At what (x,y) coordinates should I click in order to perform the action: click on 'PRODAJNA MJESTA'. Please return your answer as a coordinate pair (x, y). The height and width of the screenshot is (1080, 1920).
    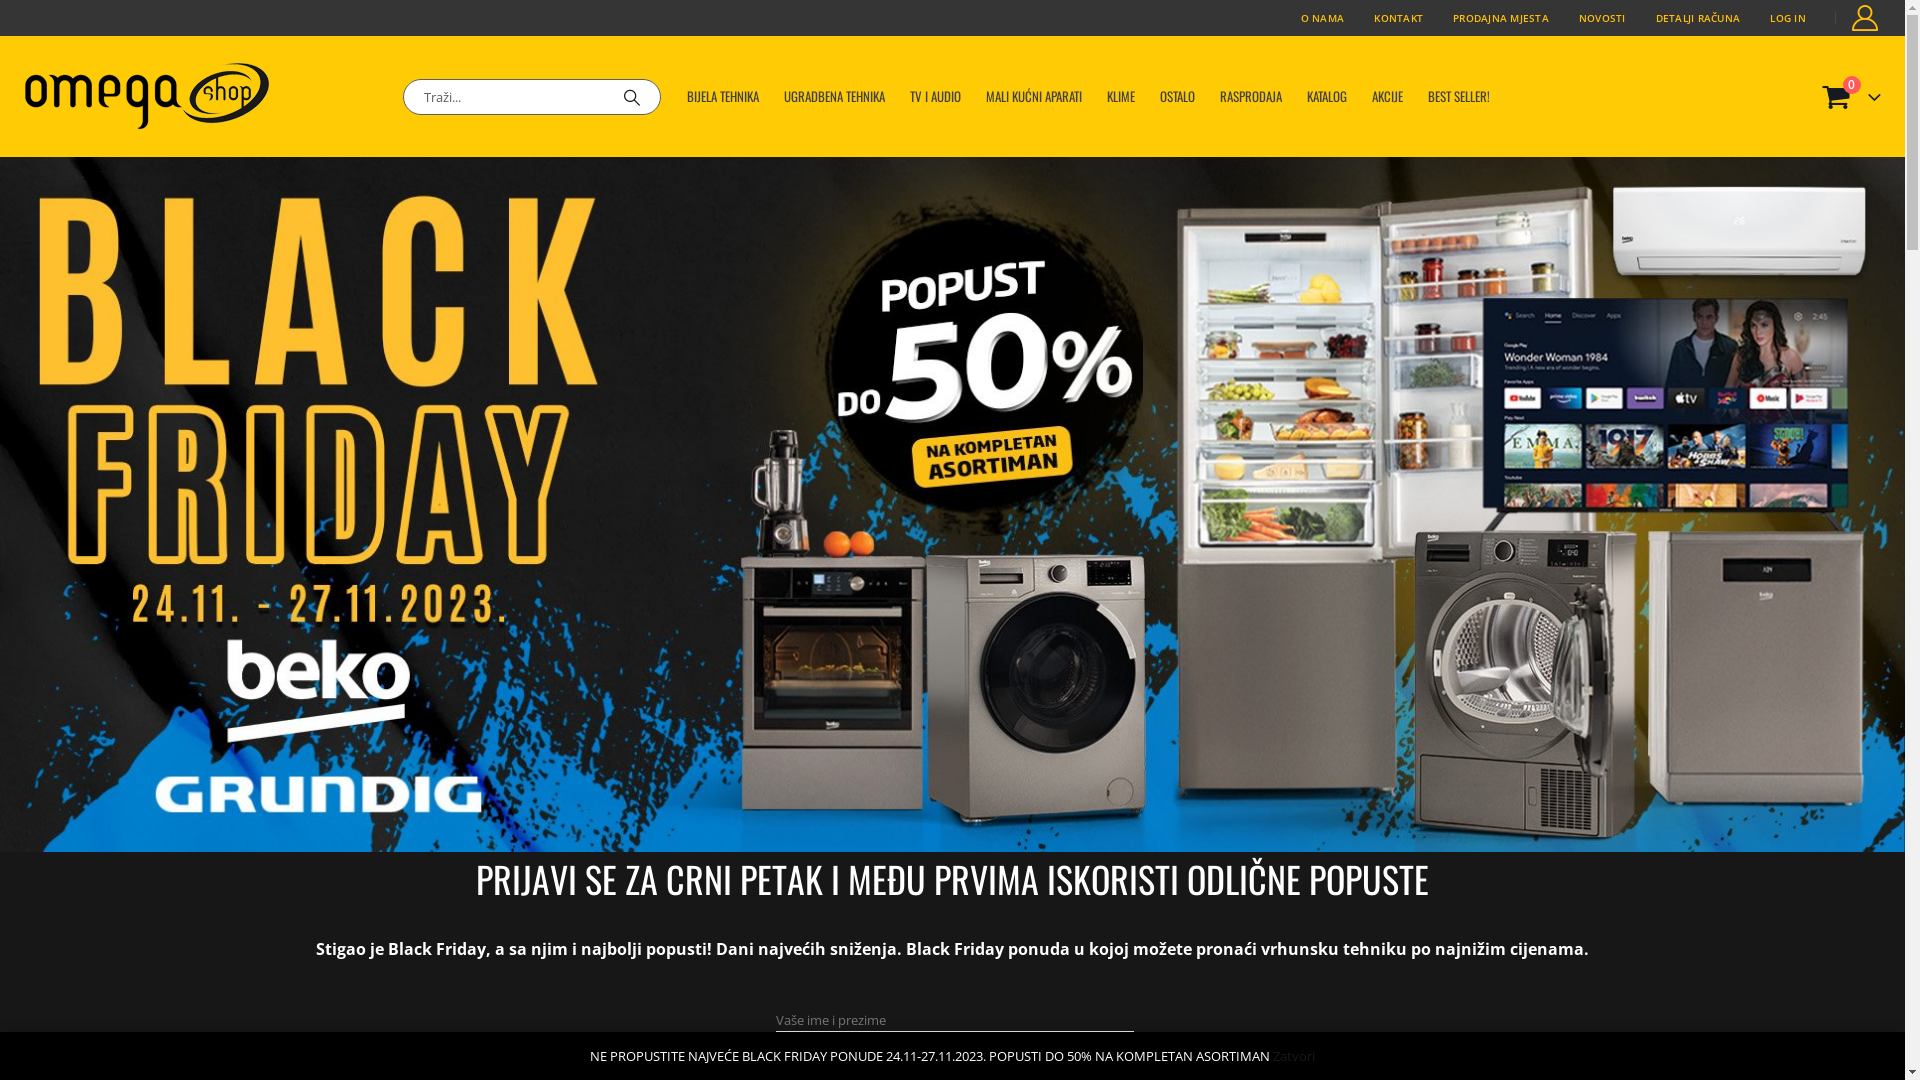
    Looking at the image, I should click on (1437, 18).